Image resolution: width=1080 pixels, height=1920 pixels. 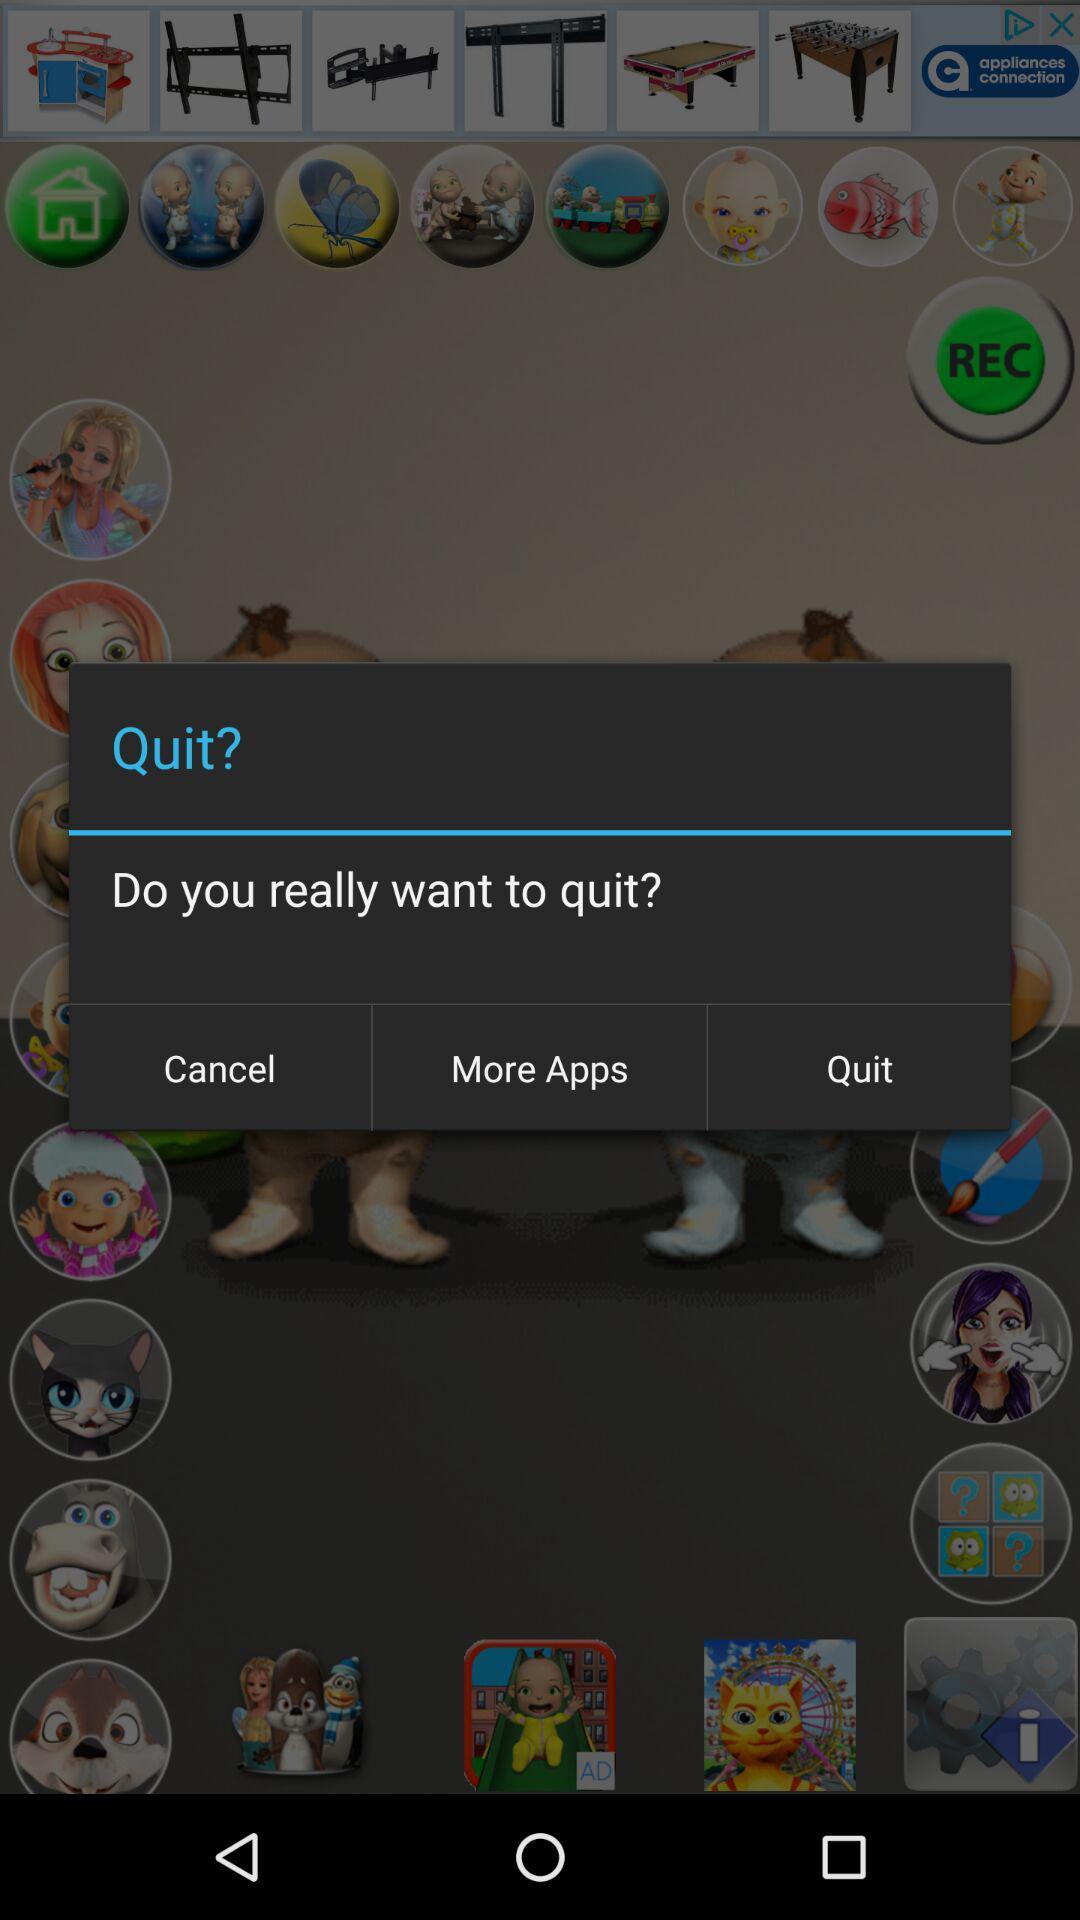 What do you see at coordinates (66, 206) in the screenshot?
I see `the game app` at bounding box center [66, 206].